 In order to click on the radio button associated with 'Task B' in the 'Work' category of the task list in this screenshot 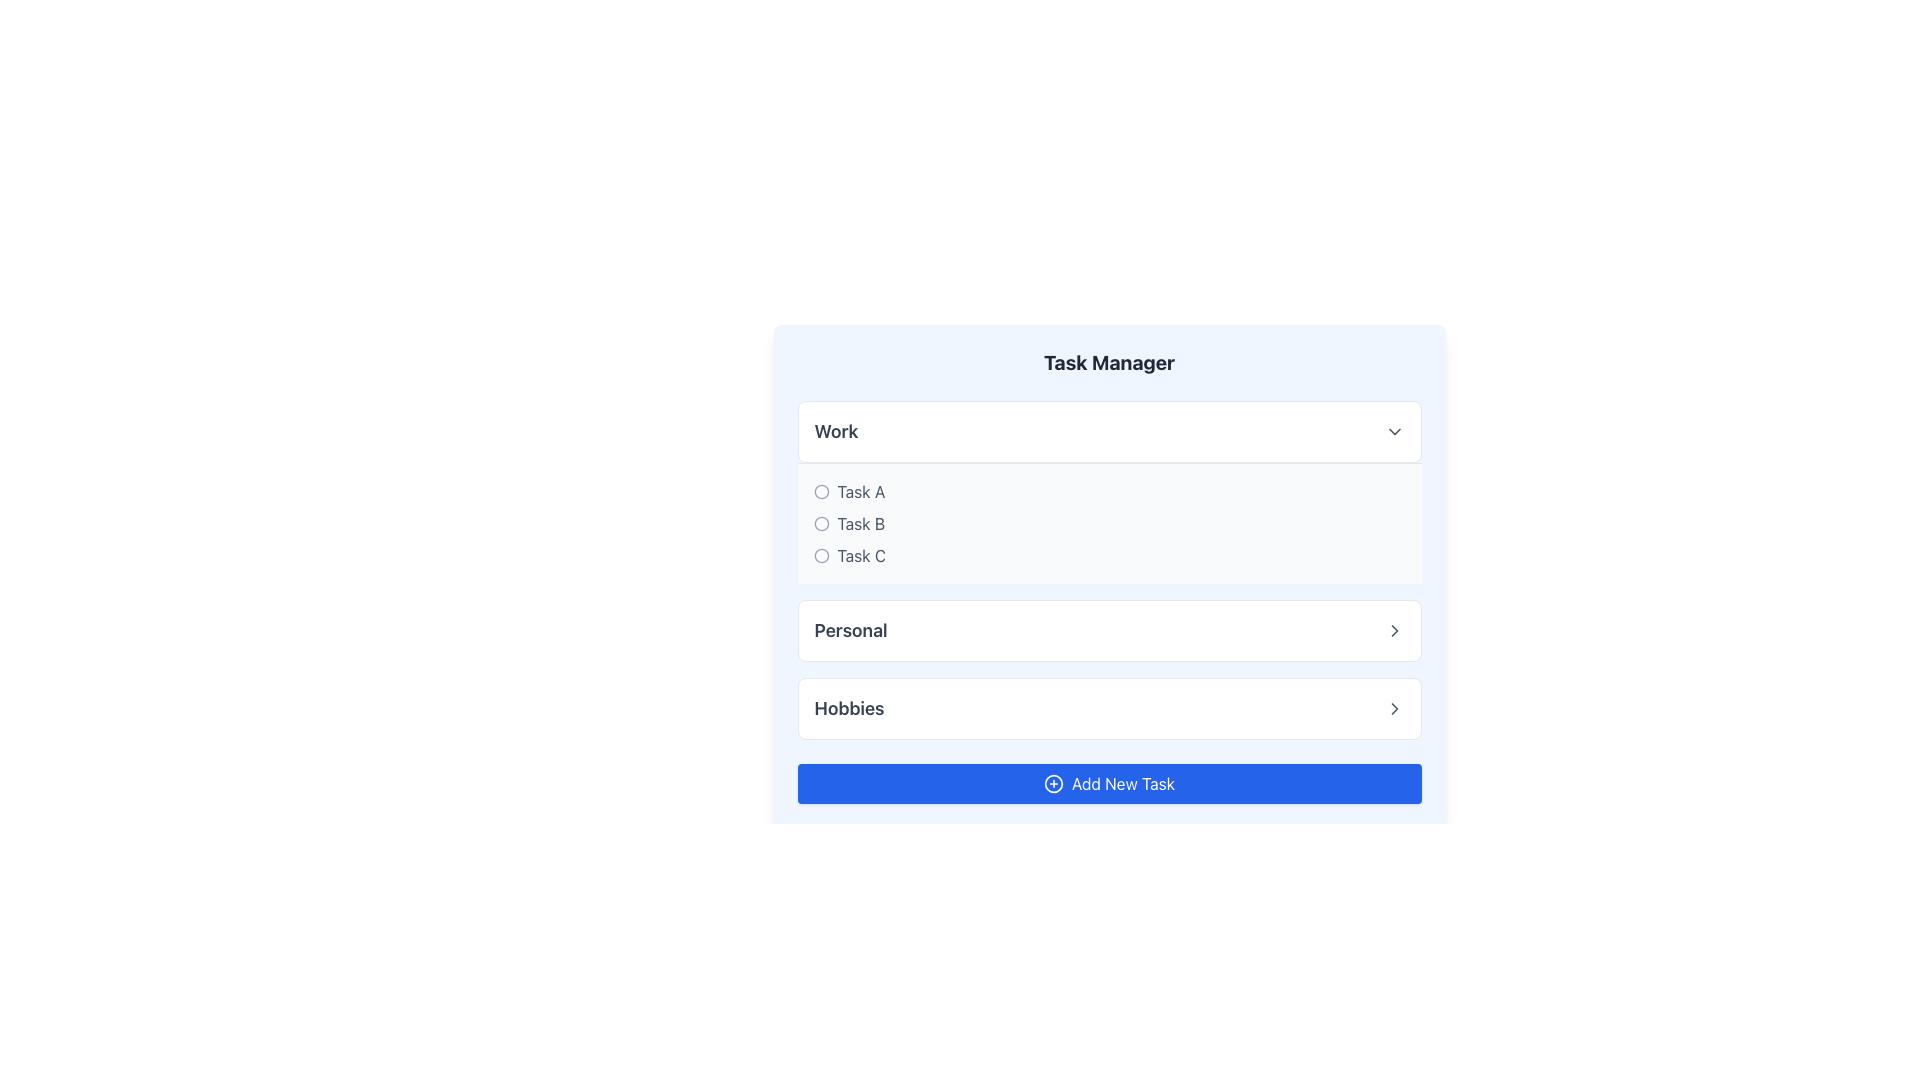, I will do `click(821, 523)`.